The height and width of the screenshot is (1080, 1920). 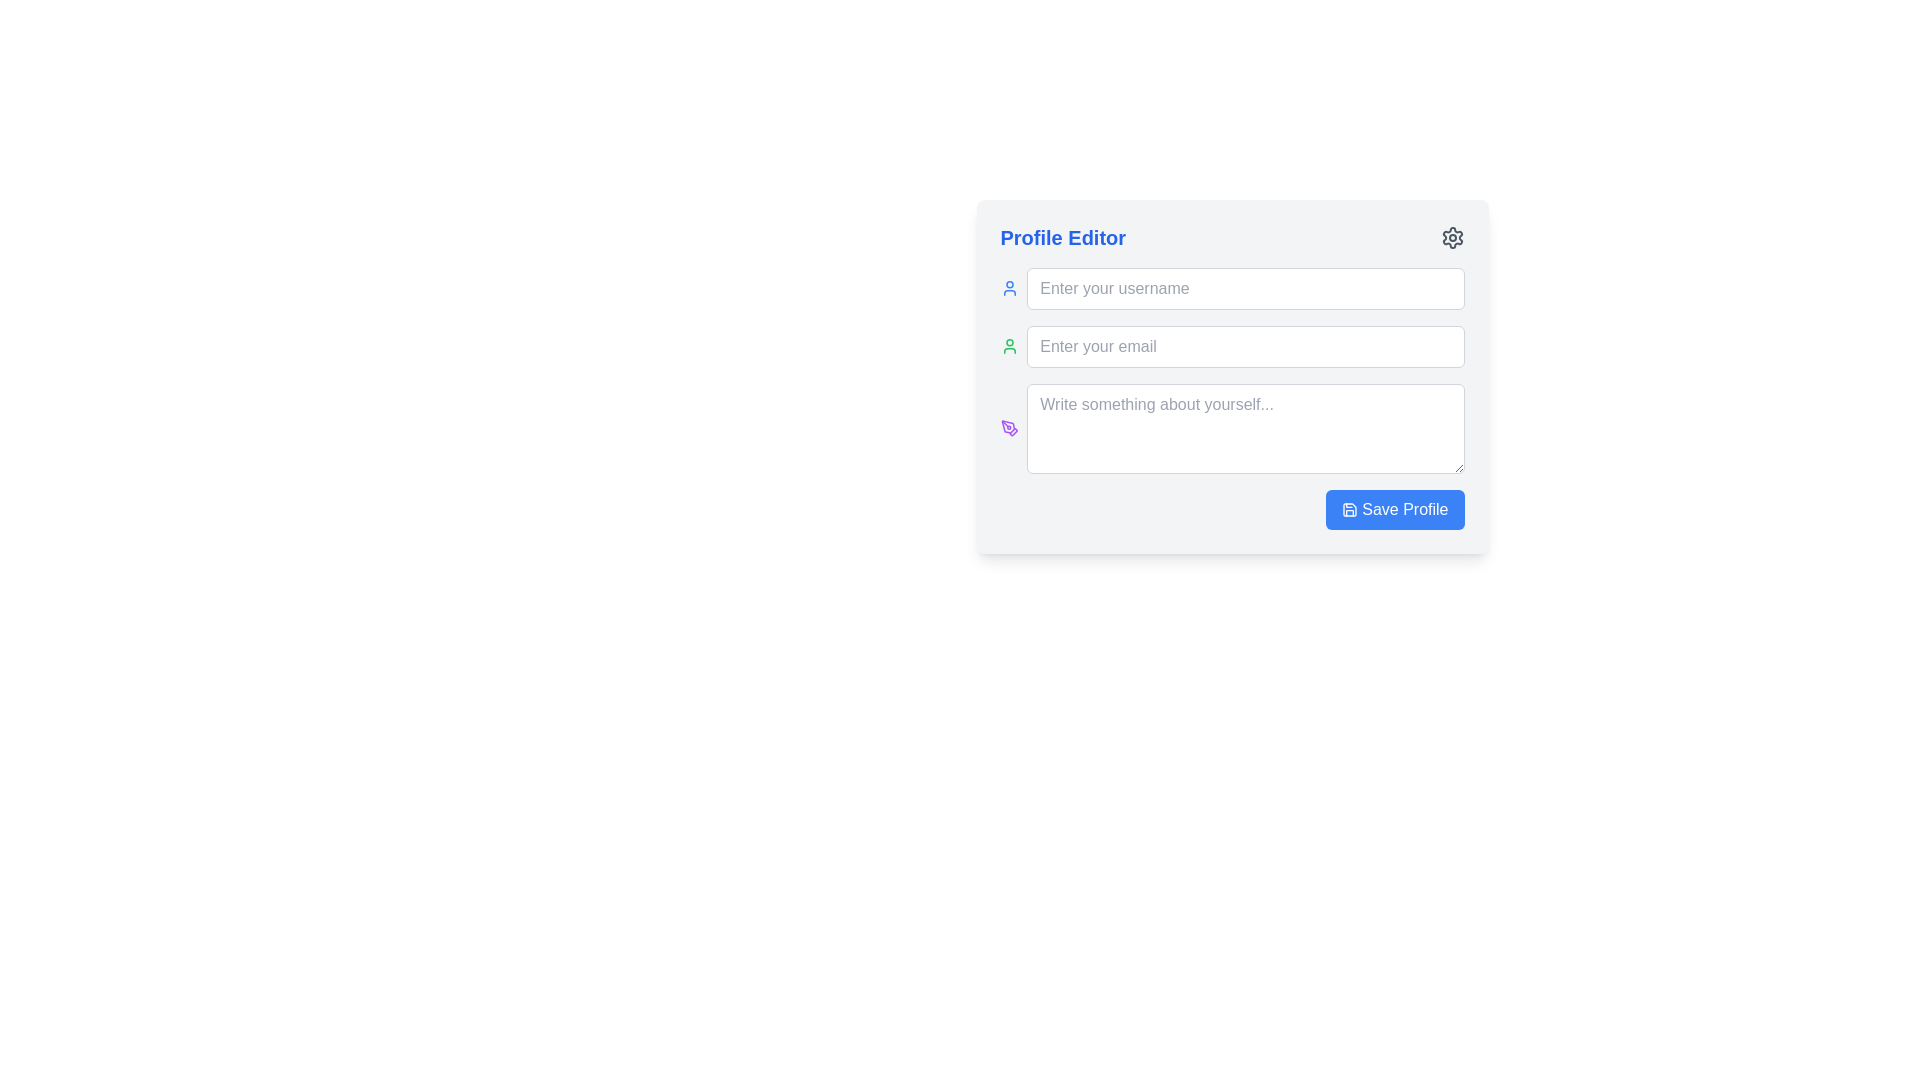 What do you see at coordinates (1452, 237) in the screenshot?
I see `the gear icon located at the top-right corner of the Profile Editor section for keyboard interactions` at bounding box center [1452, 237].